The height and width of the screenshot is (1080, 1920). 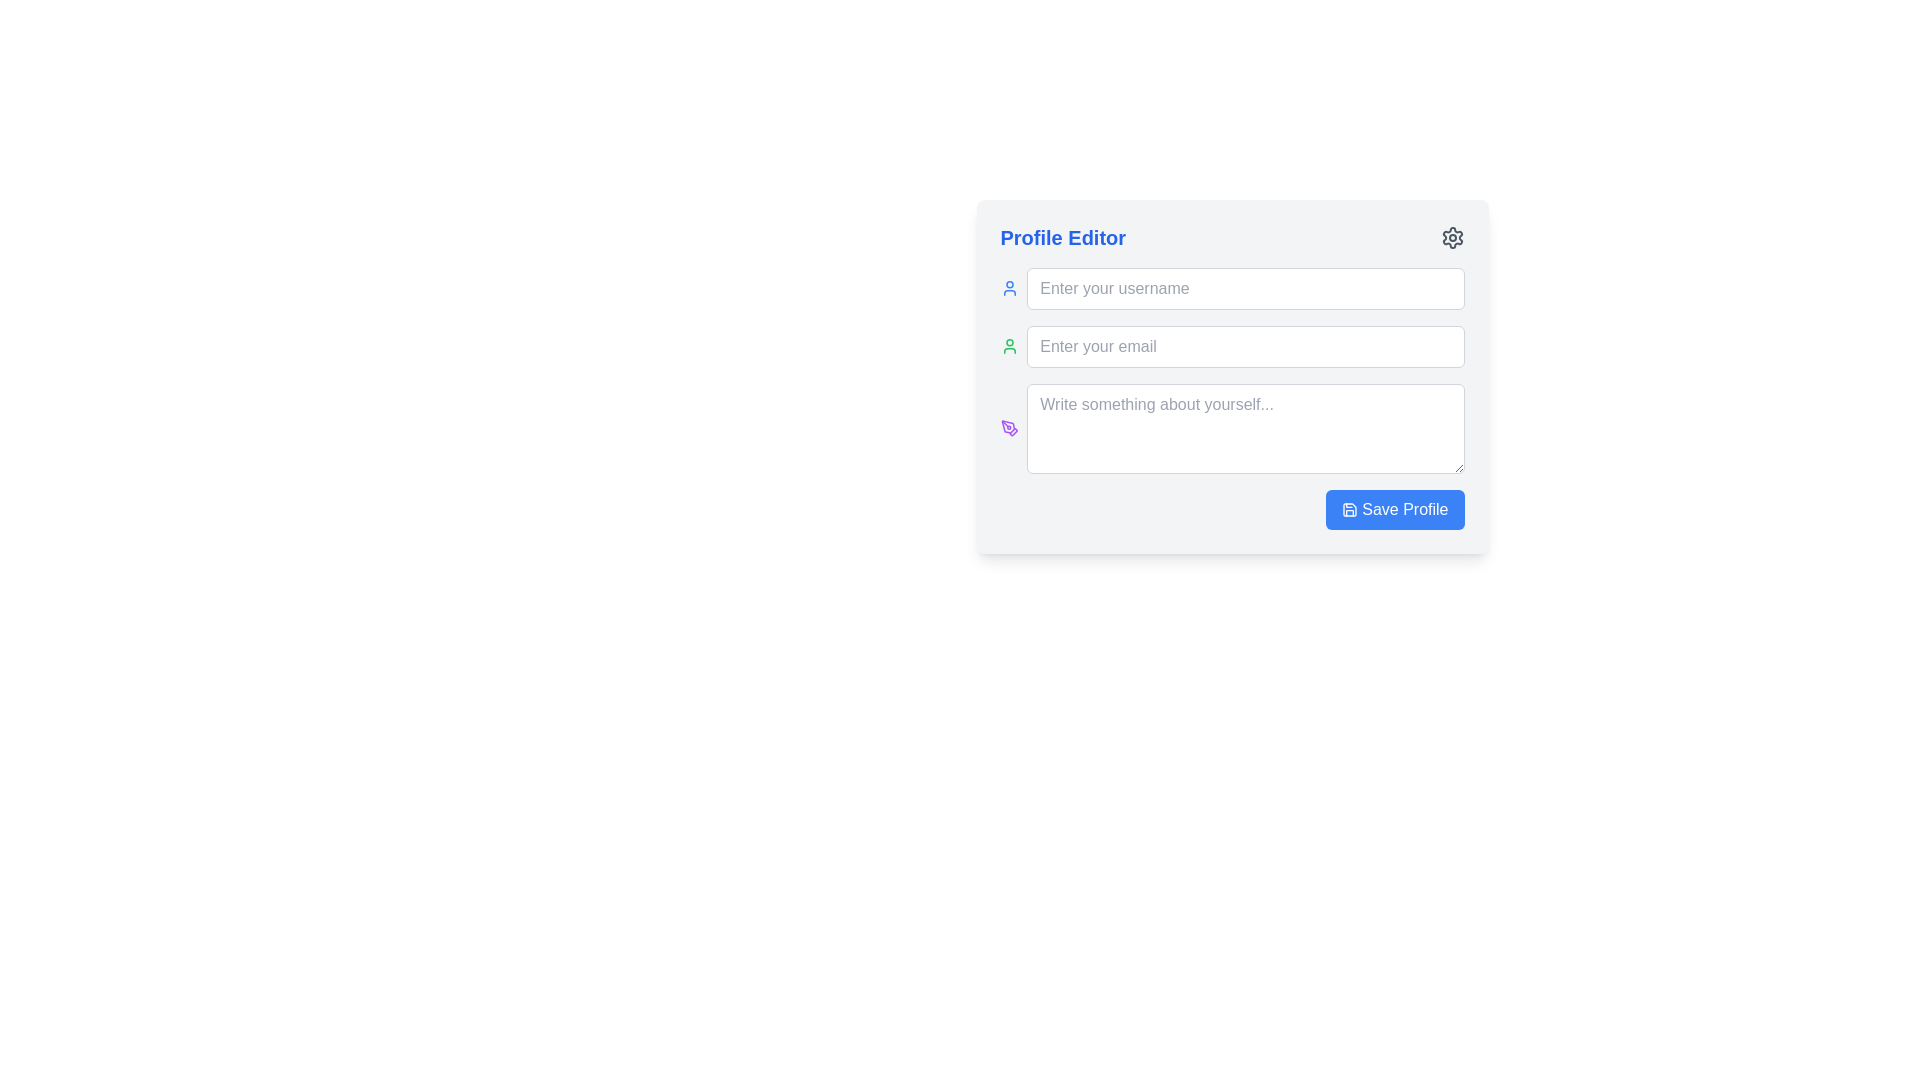 What do you see at coordinates (1452, 237) in the screenshot?
I see `the gear icon located at the top-right corner of the Profile Editor section for keyboard interactions` at bounding box center [1452, 237].